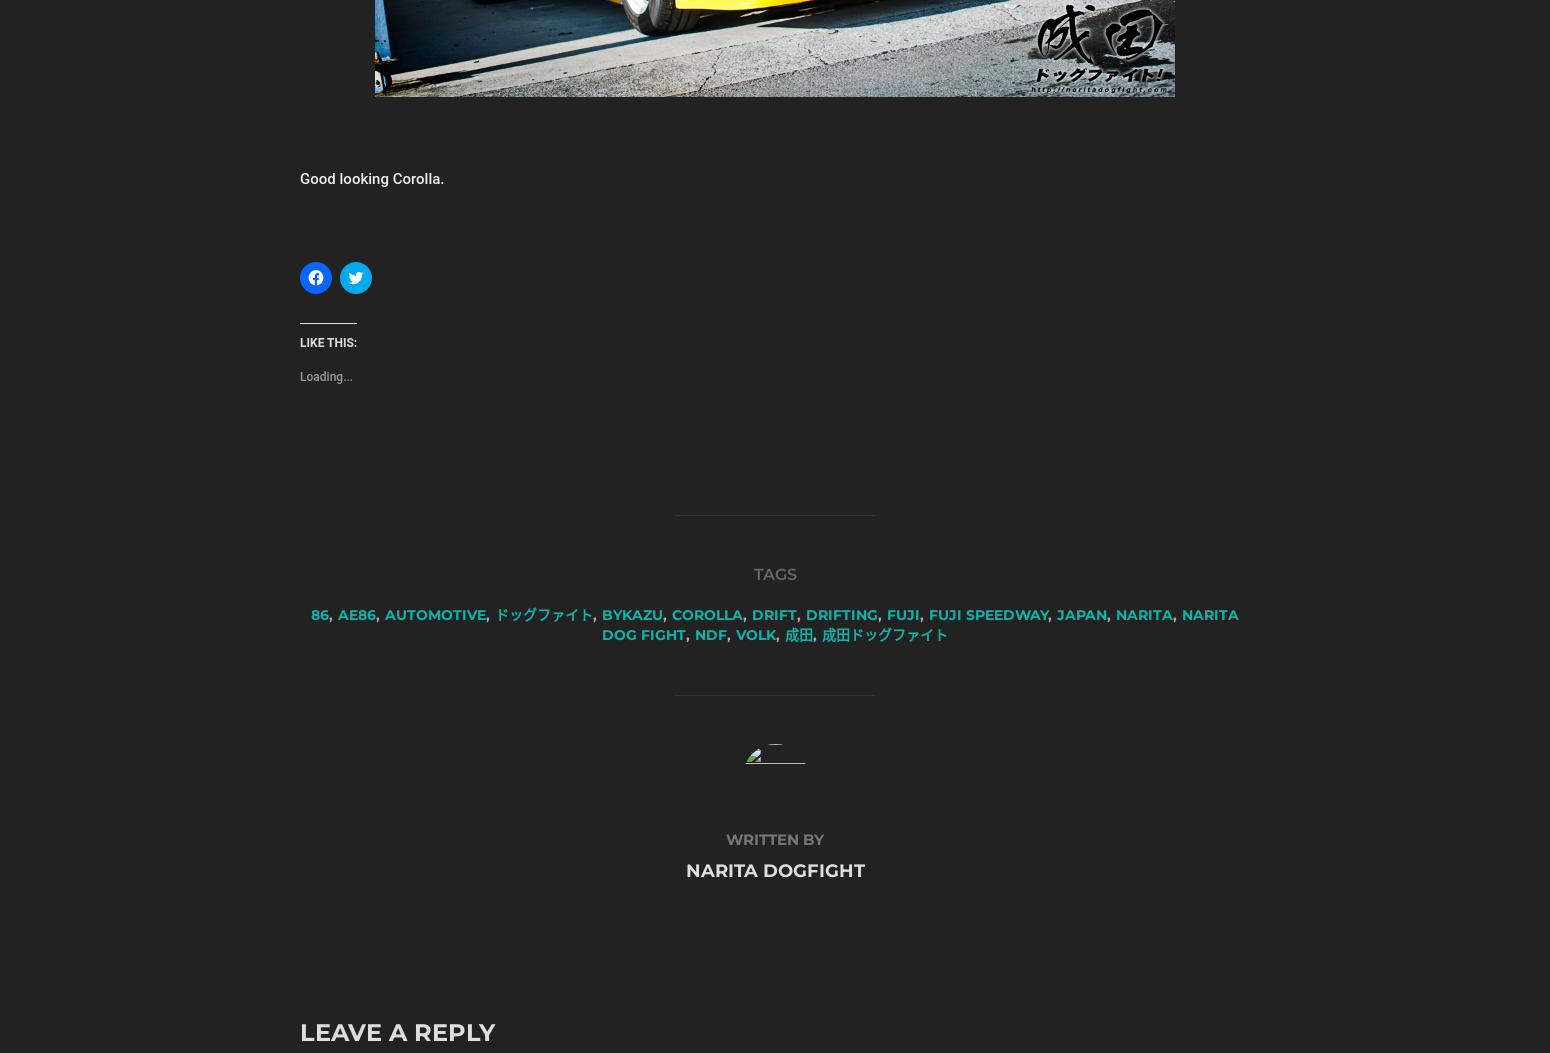 This screenshot has width=1550, height=1053. What do you see at coordinates (775, 838) in the screenshot?
I see `'Written by'` at bounding box center [775, 838].